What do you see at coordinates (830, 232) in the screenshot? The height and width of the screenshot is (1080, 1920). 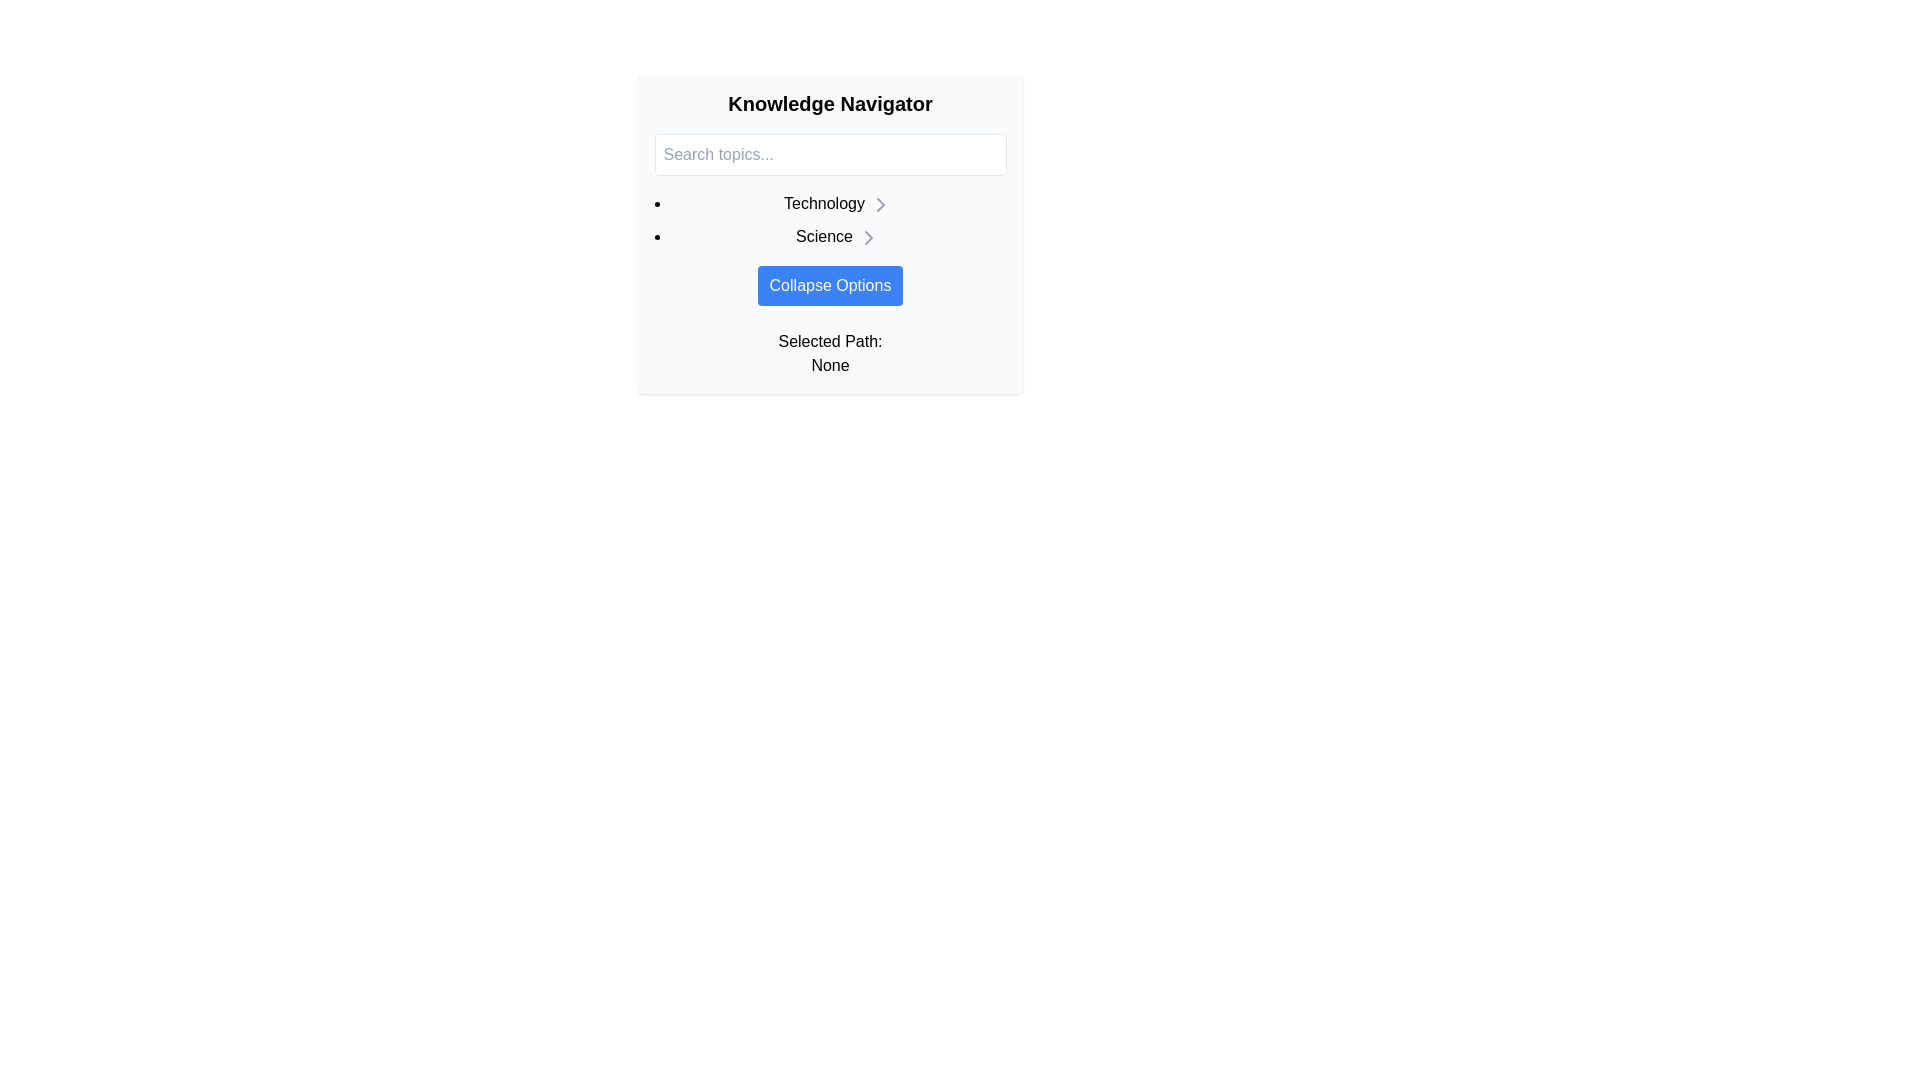 I see `the 'Science' text link located within the 'Knowledge Navigator' section, which is the second clickable term in the list under the search bar` at bounding box center [830, 232].